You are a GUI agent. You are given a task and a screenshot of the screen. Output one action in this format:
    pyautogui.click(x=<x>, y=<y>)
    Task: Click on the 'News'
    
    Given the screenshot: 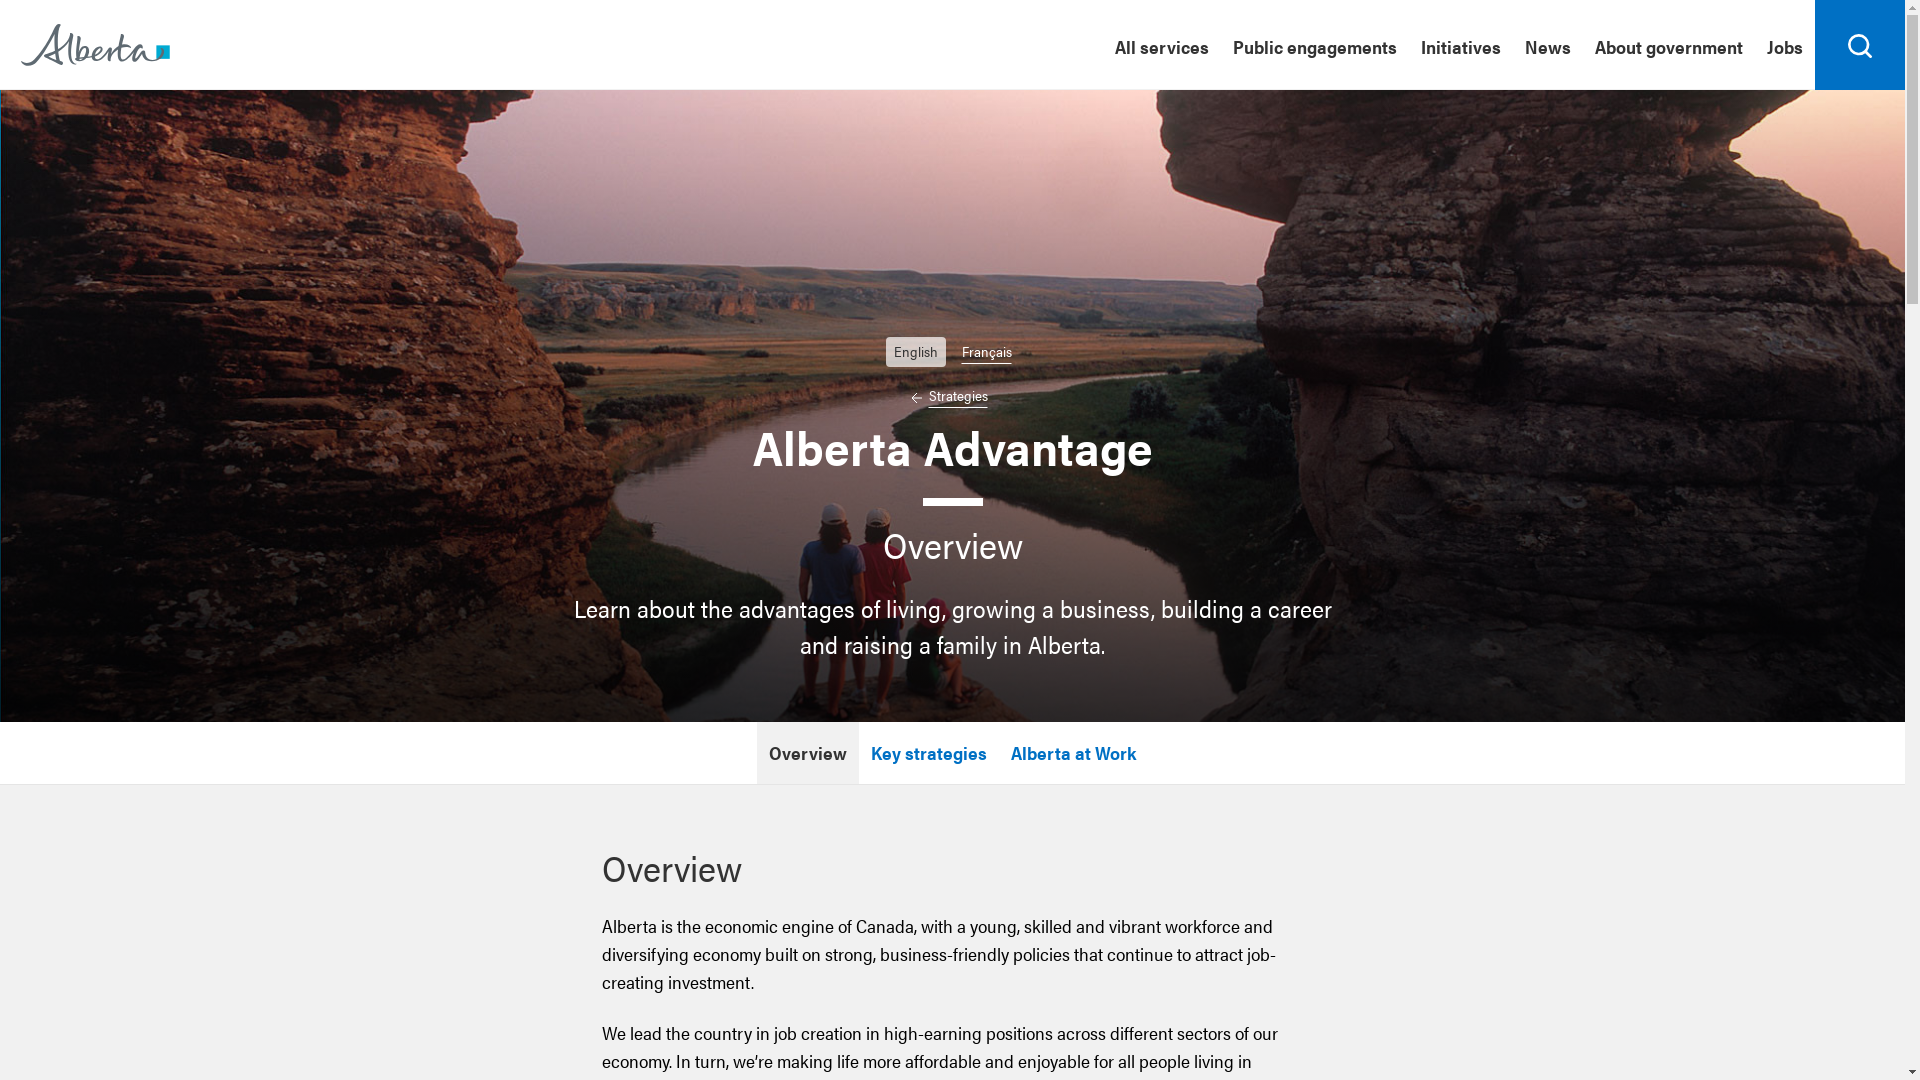 What is the action you would take?
    pyautogui.click(x=1546, y=45)
    